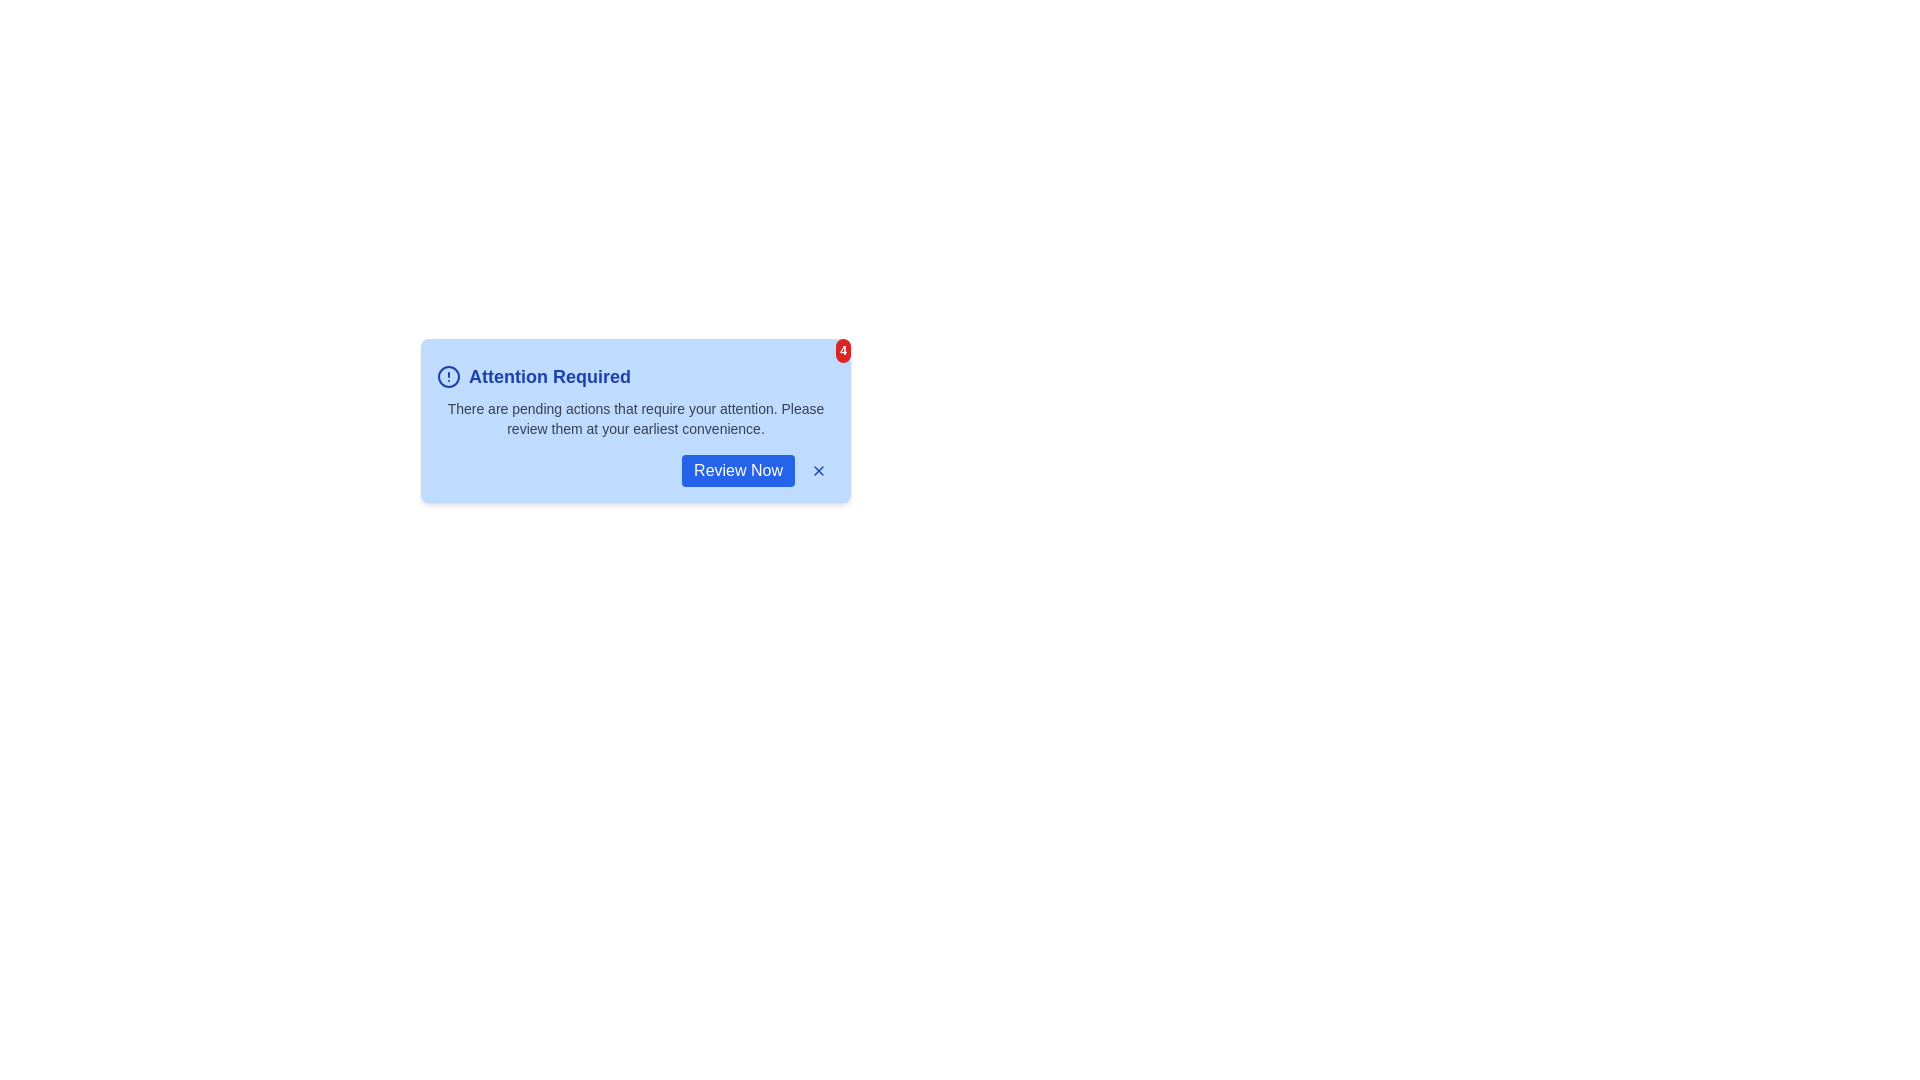 This screenshot has width=1920, height=1080. I want to click on the notification count displayed on the circular notification badge indicating '4' pending actions, located at the top-right corner of the blue notification box, so click(843, 350).